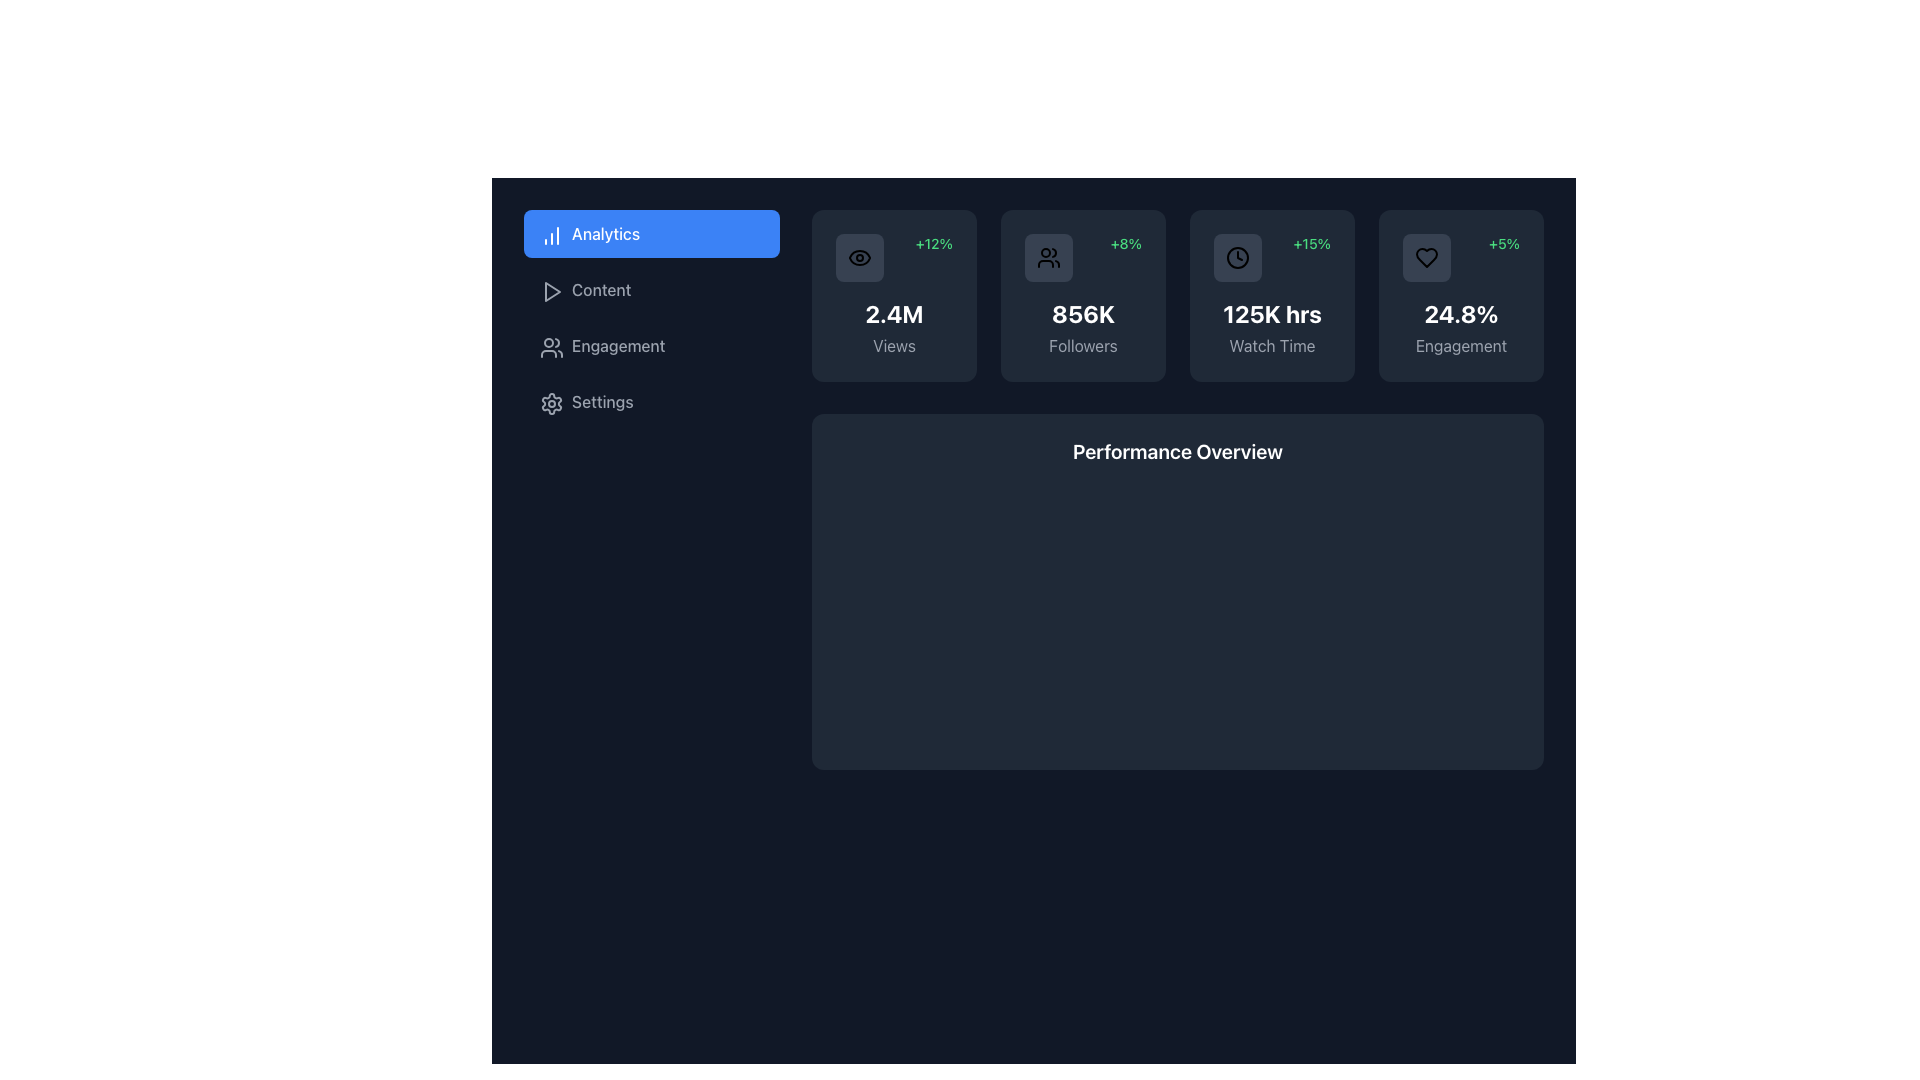 The height and width of the screenshot is (1080, 1920). I want to click on the bold numerical label '856K' which is styled in a large white font and positioned above the 'Followers' label in the second card from the left in the series of cards, so click(1082, 313).